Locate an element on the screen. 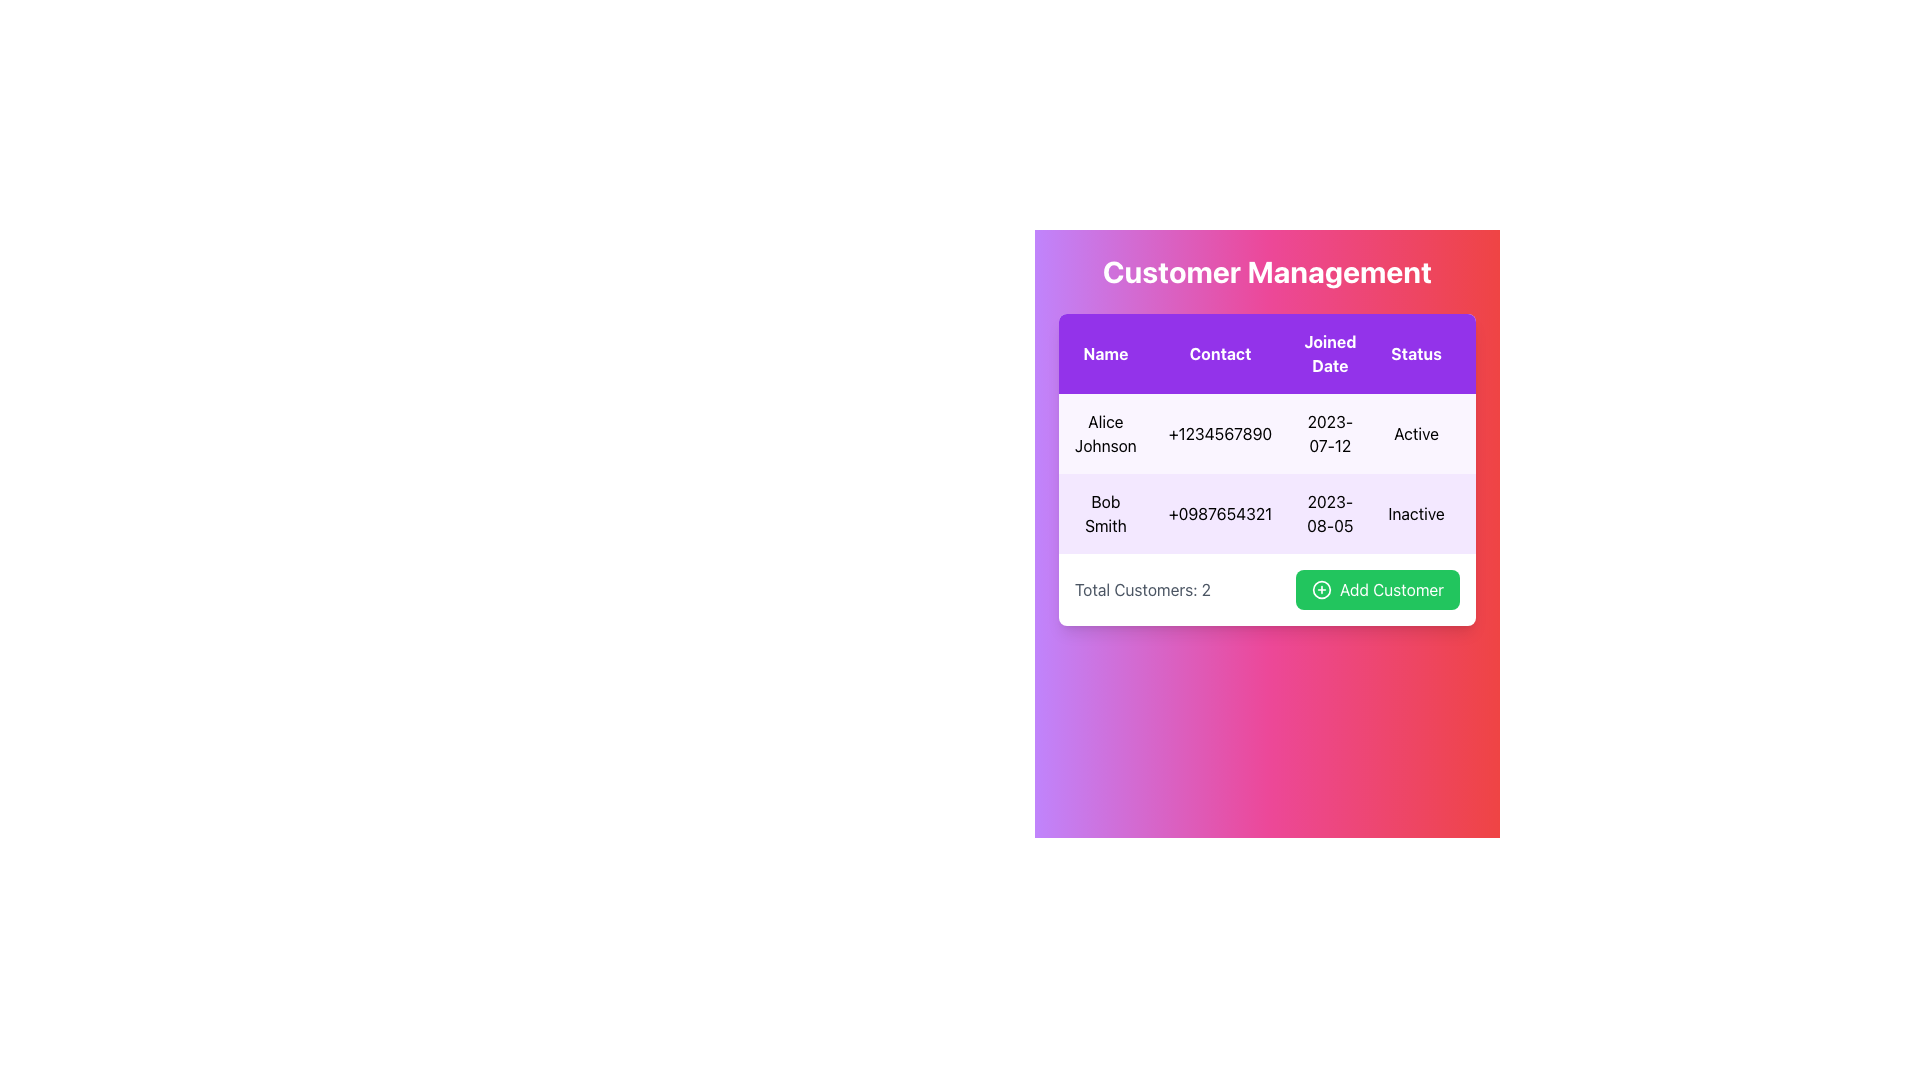 Image resolution: width=1920 pixels, height=1080 pixels. the phone number '+1234567890' in the 'Contact' column, which is the second cell of the first row corresponding to 'Alice Johnson' is located at coordinates (1219, 433).